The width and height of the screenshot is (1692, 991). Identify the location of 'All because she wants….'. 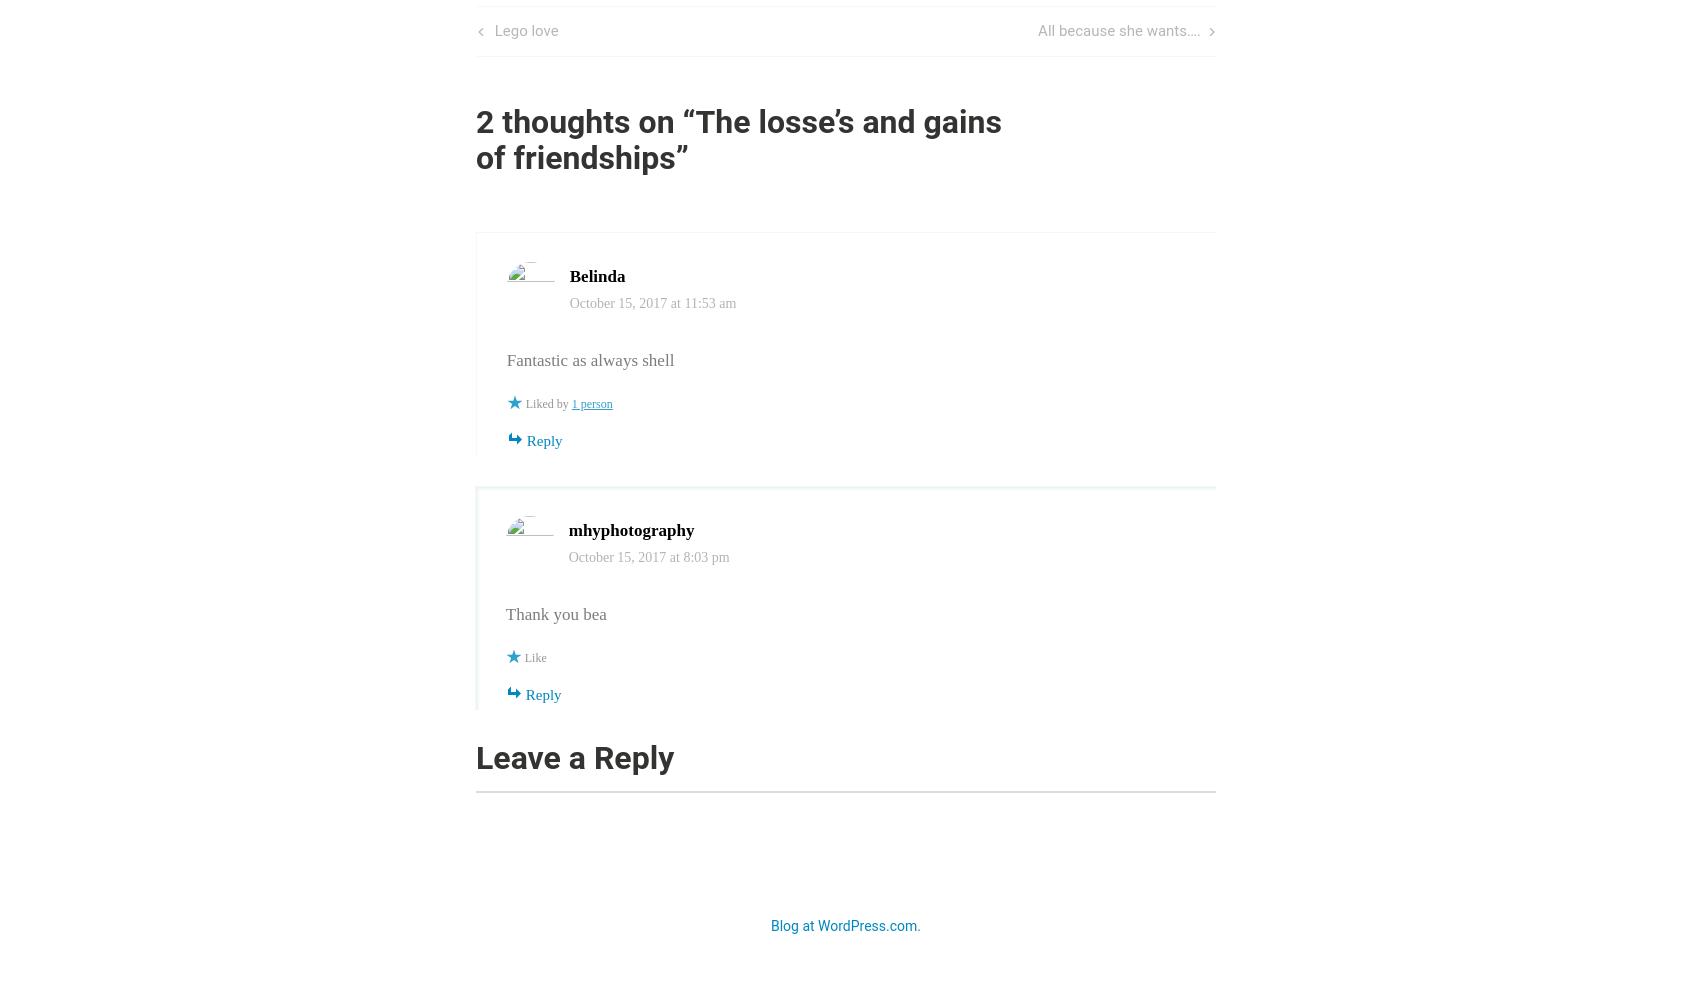
(1119, 29).